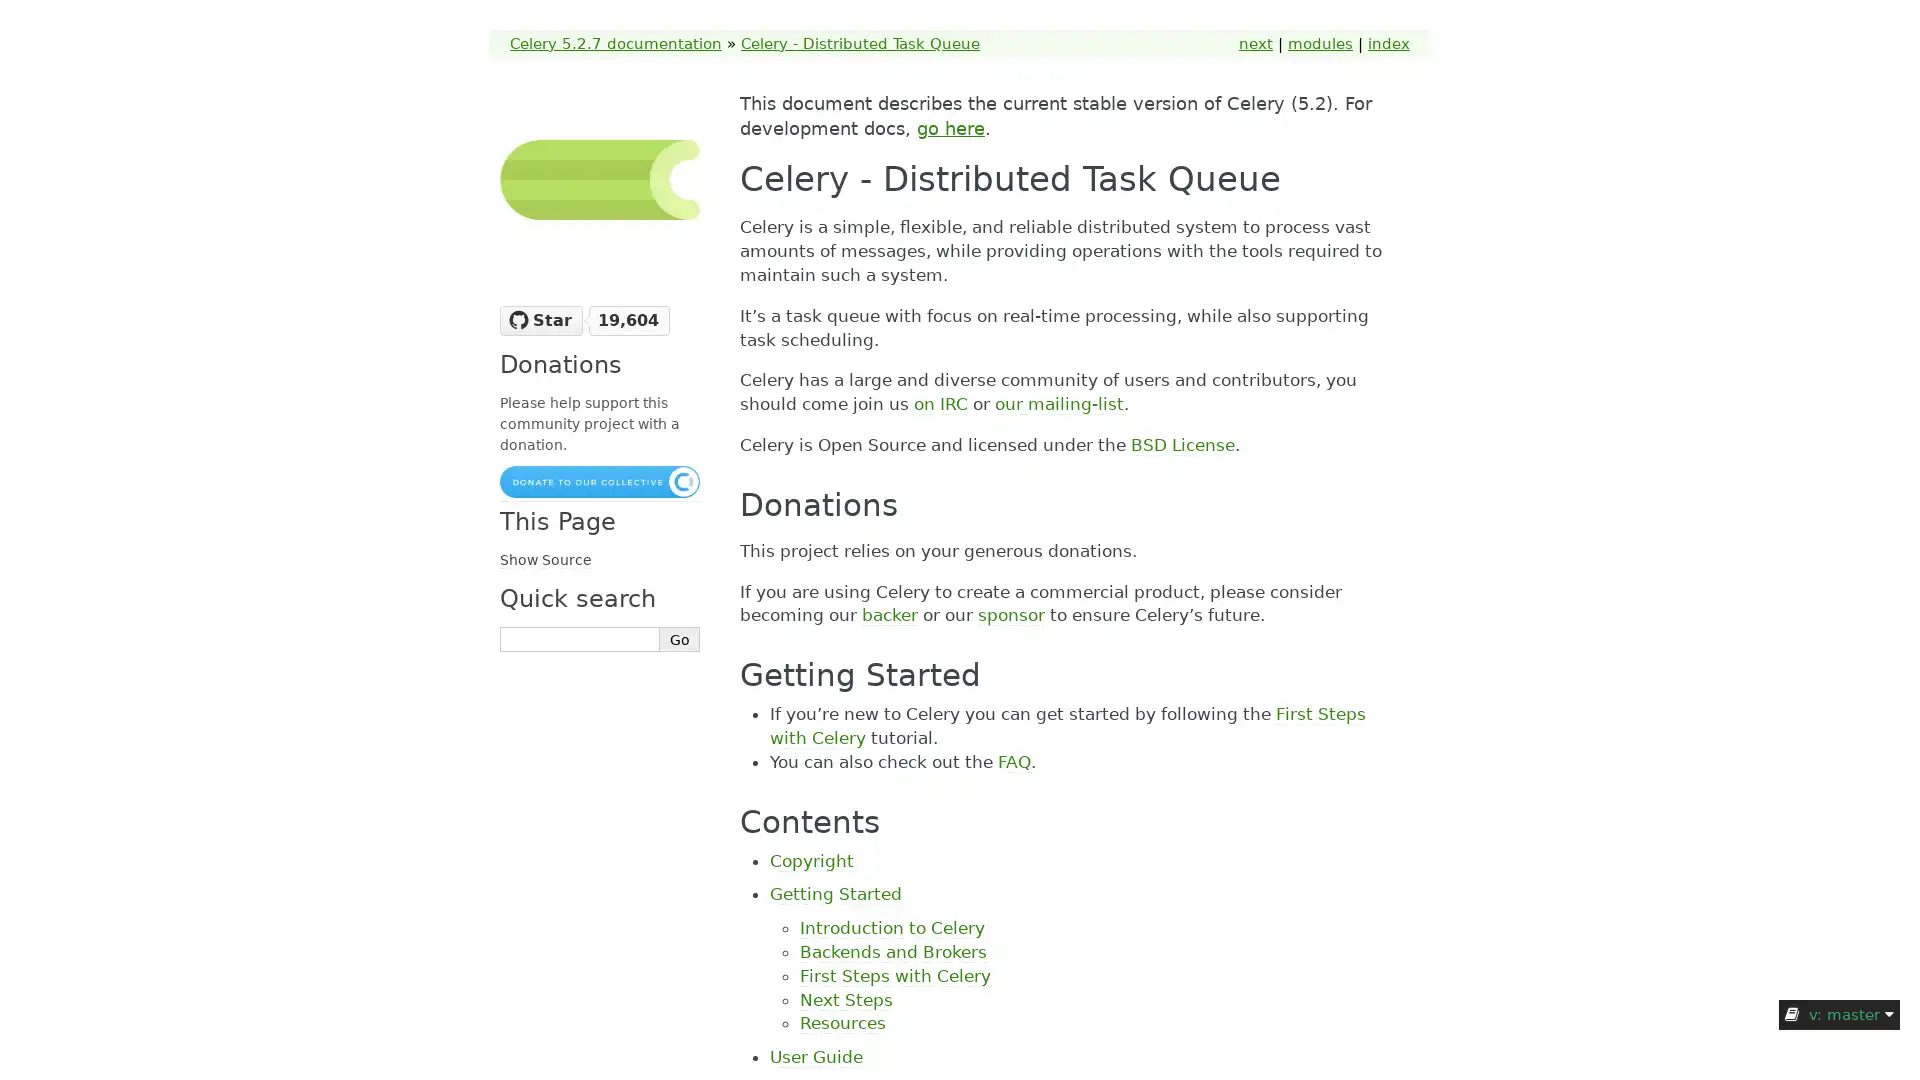  What do you see at coordinates (680, 639) in the screenshot?
I see `Go` at bounding box center [680, 639].